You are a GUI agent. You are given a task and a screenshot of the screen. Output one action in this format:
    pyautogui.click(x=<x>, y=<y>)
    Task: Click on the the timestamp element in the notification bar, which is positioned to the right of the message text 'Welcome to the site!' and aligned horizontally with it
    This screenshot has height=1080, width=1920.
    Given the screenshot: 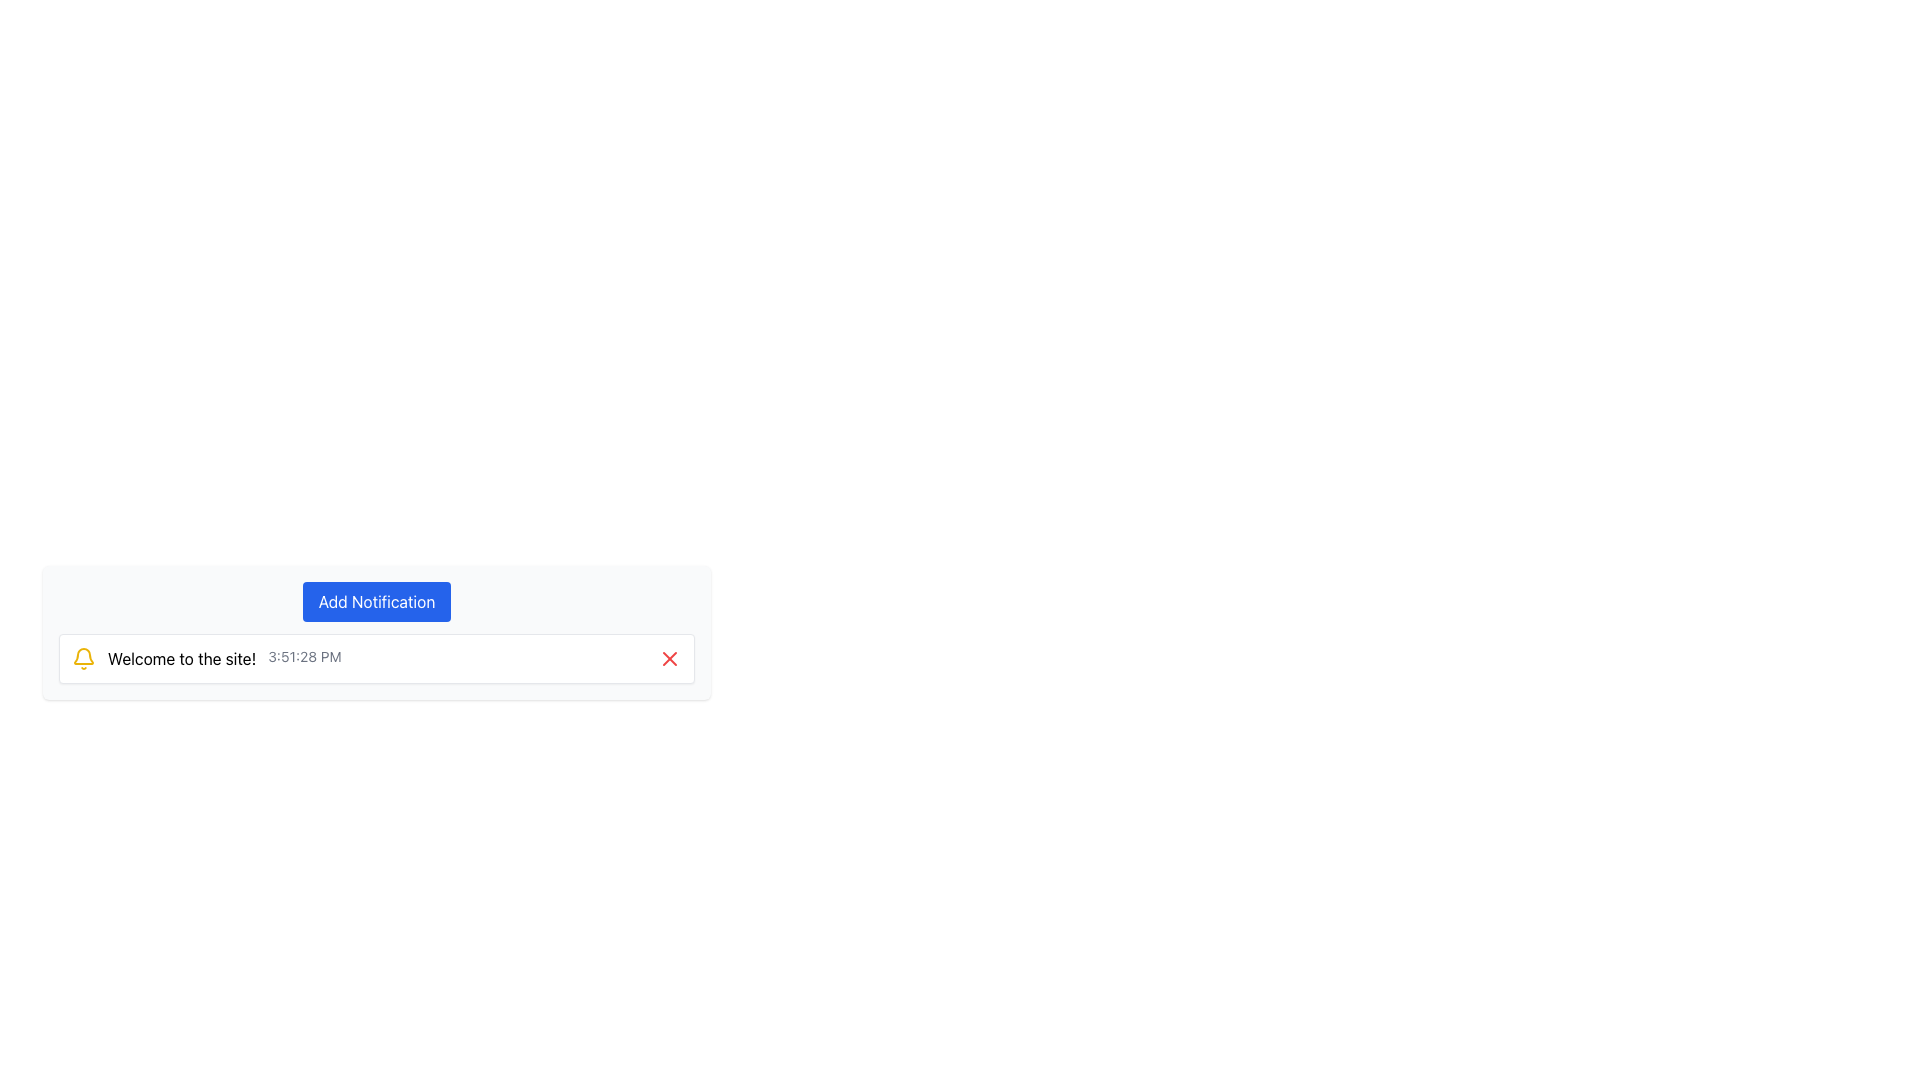 What is the action you would take?
    pyautogui.click(x=304, y=659)
    